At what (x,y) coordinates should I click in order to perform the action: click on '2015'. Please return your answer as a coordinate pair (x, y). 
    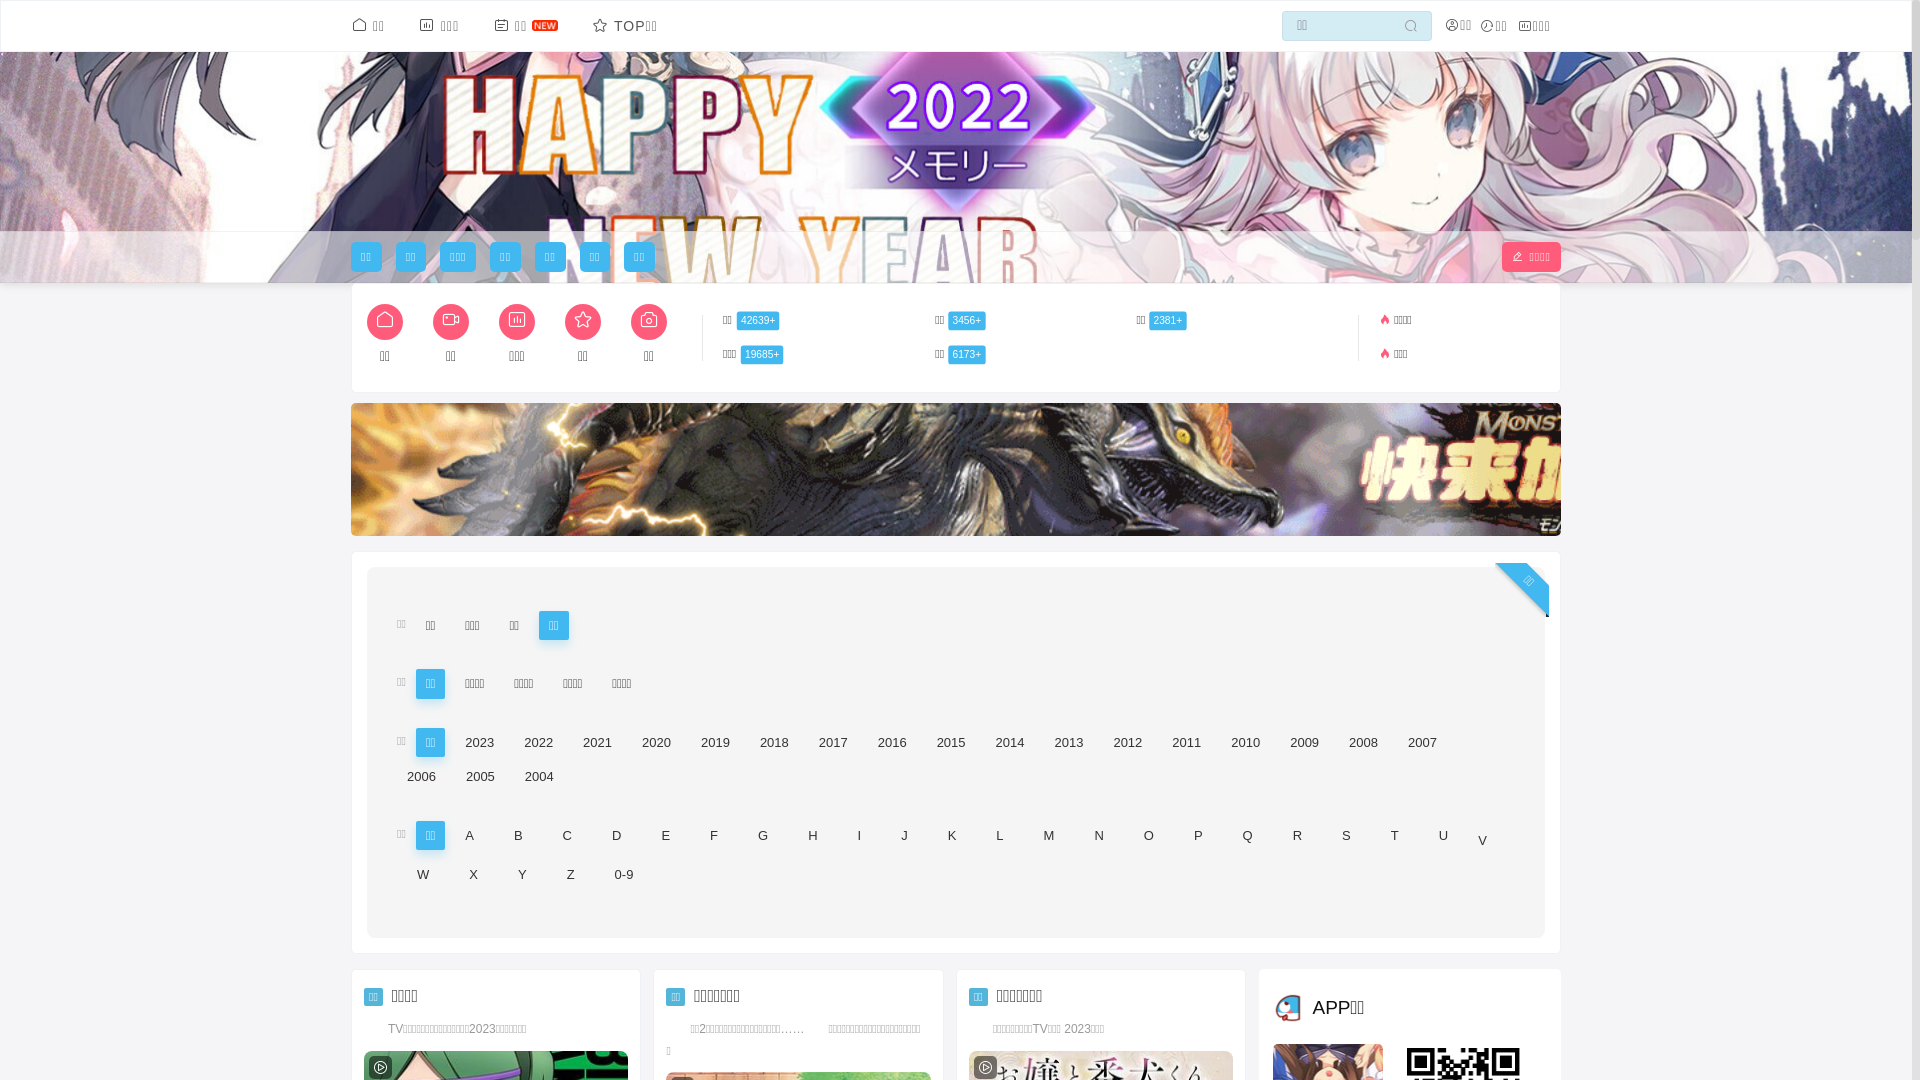
    Looking at the image, I should click on (950, 742).